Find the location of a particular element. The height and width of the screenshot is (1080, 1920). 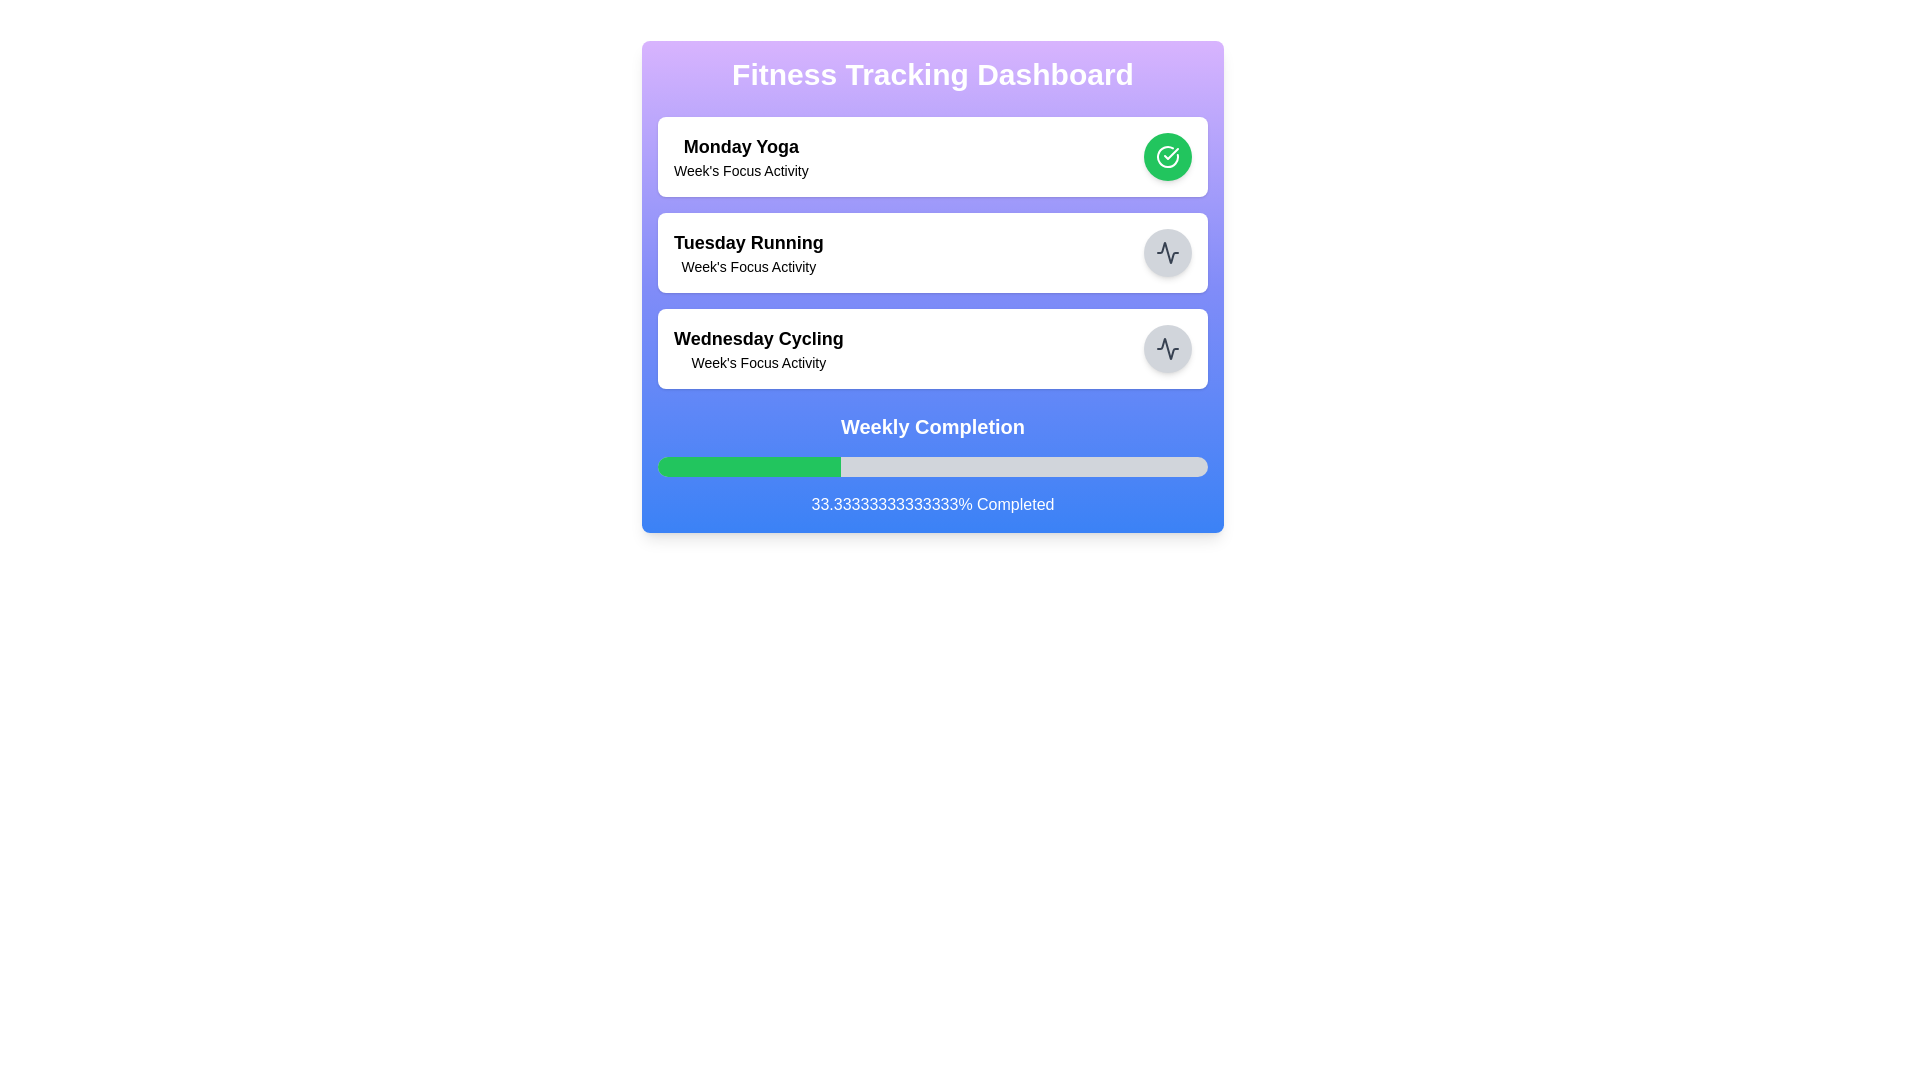

the text label that serves as the title for the activity described in the card, which reads 'Tuesday Running', located centrally in the second information card of the dashboard interface is located at coordinates (747, 242).